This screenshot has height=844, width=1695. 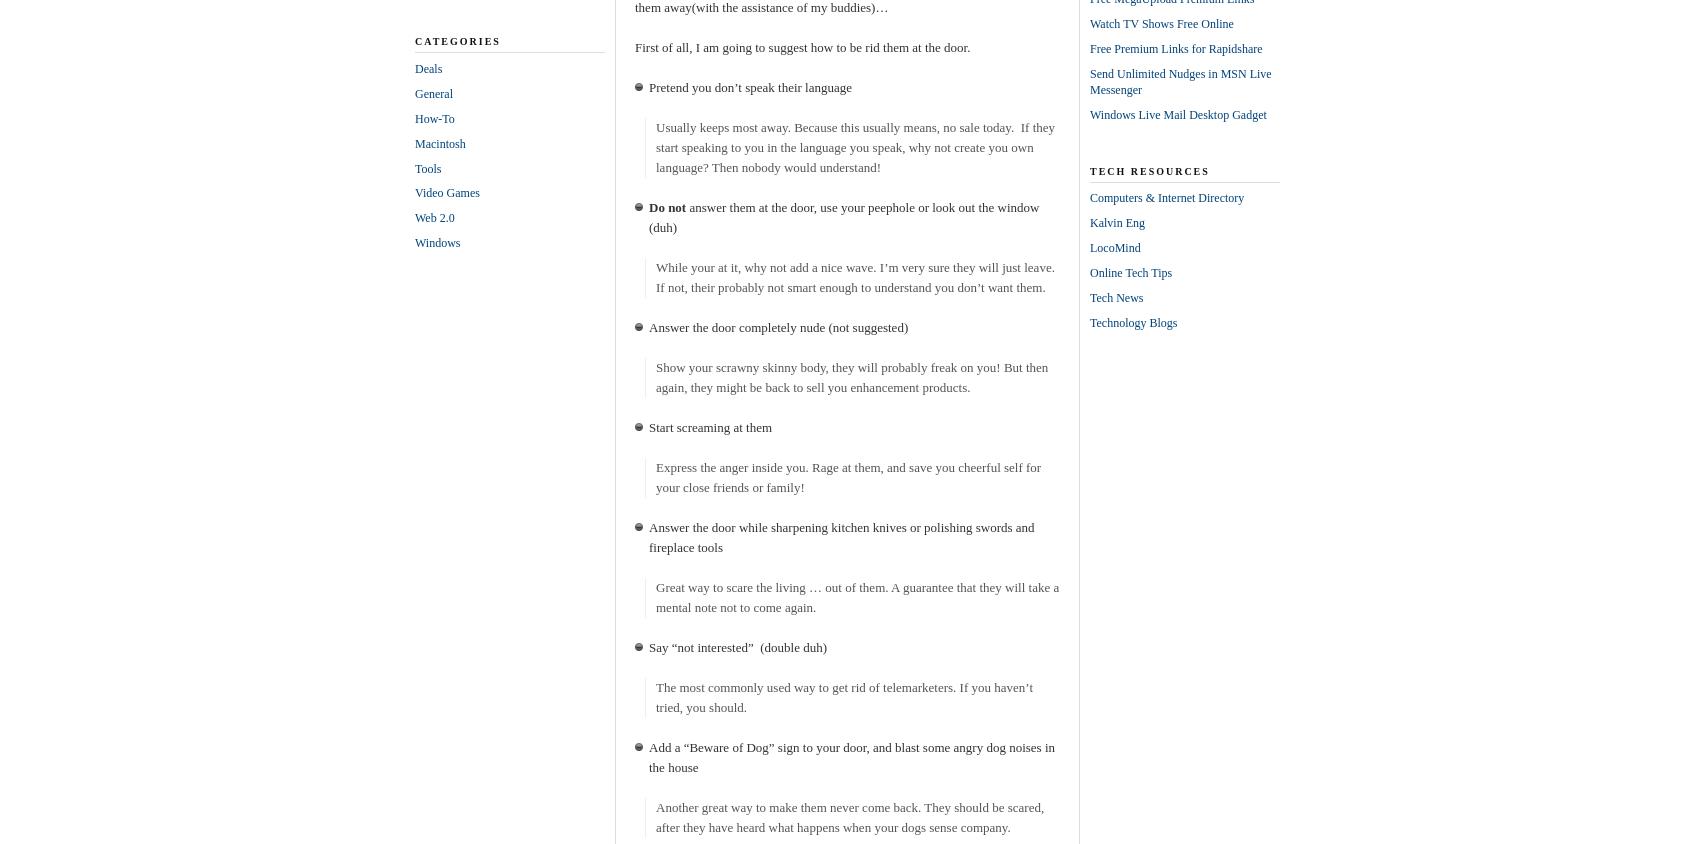 What do you see at coordinates (843, 216) in the screenshot?
I see `'answer them at the door, use your peephole or look out the window (duh)'` at bounding box center [843, 216].